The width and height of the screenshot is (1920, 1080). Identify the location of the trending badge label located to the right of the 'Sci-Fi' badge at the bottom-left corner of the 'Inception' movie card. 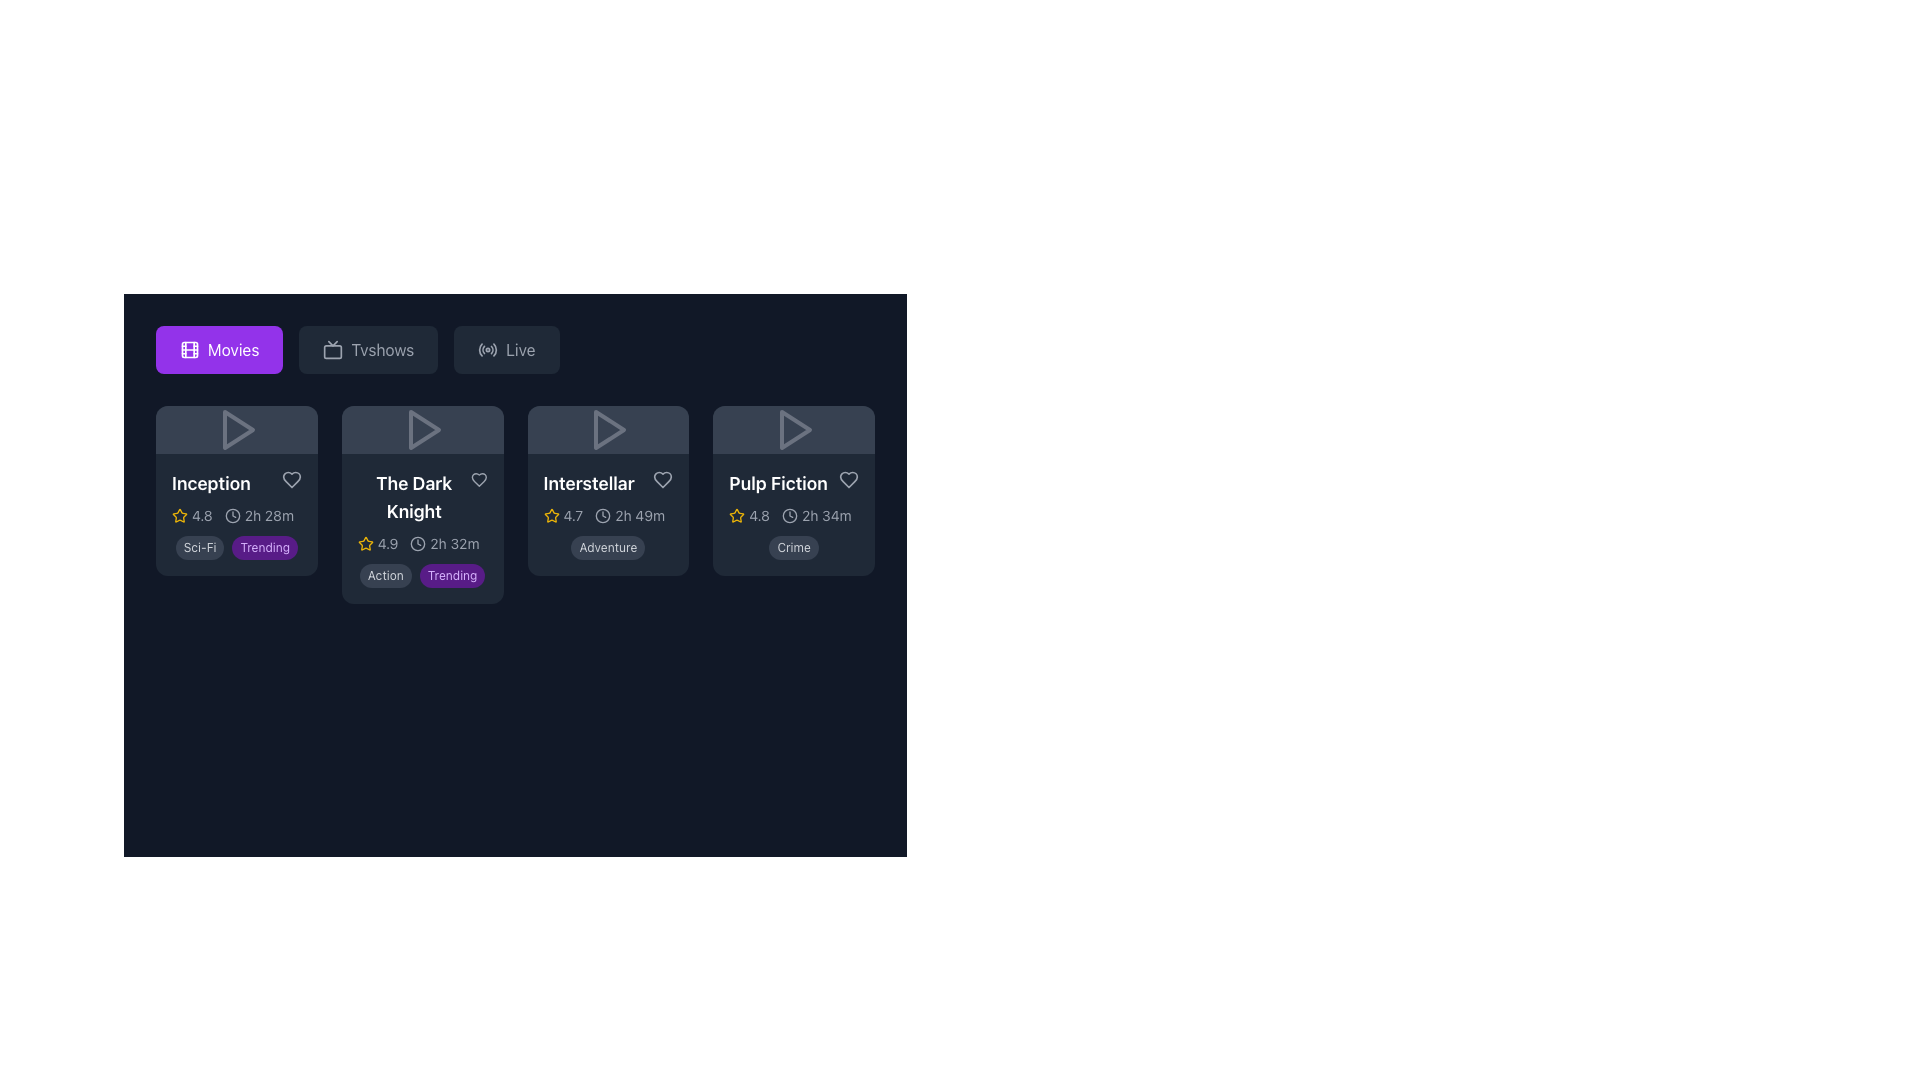
(264, 547).